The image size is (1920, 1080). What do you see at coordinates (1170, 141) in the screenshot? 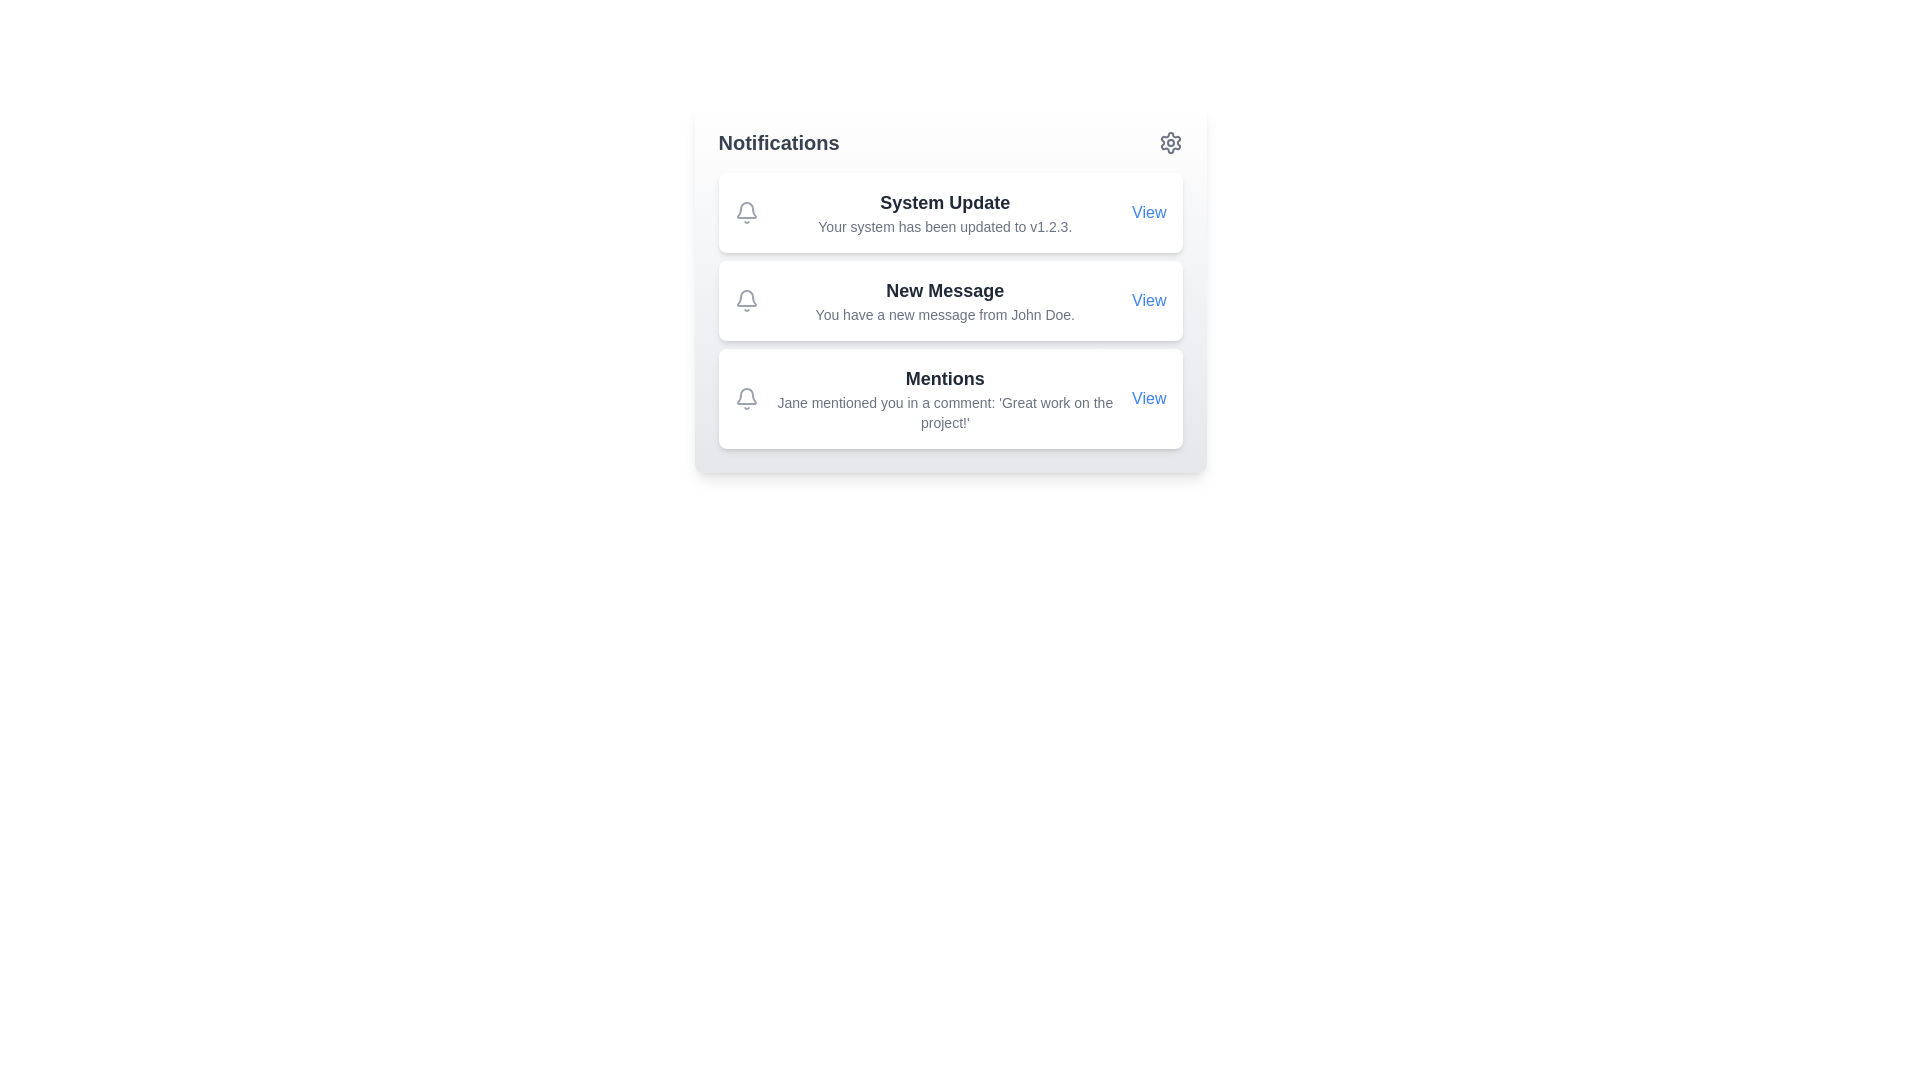
I see `the settings button in the top-right corner of the NotificationsDashboard` at bounding box center [1170, 141].